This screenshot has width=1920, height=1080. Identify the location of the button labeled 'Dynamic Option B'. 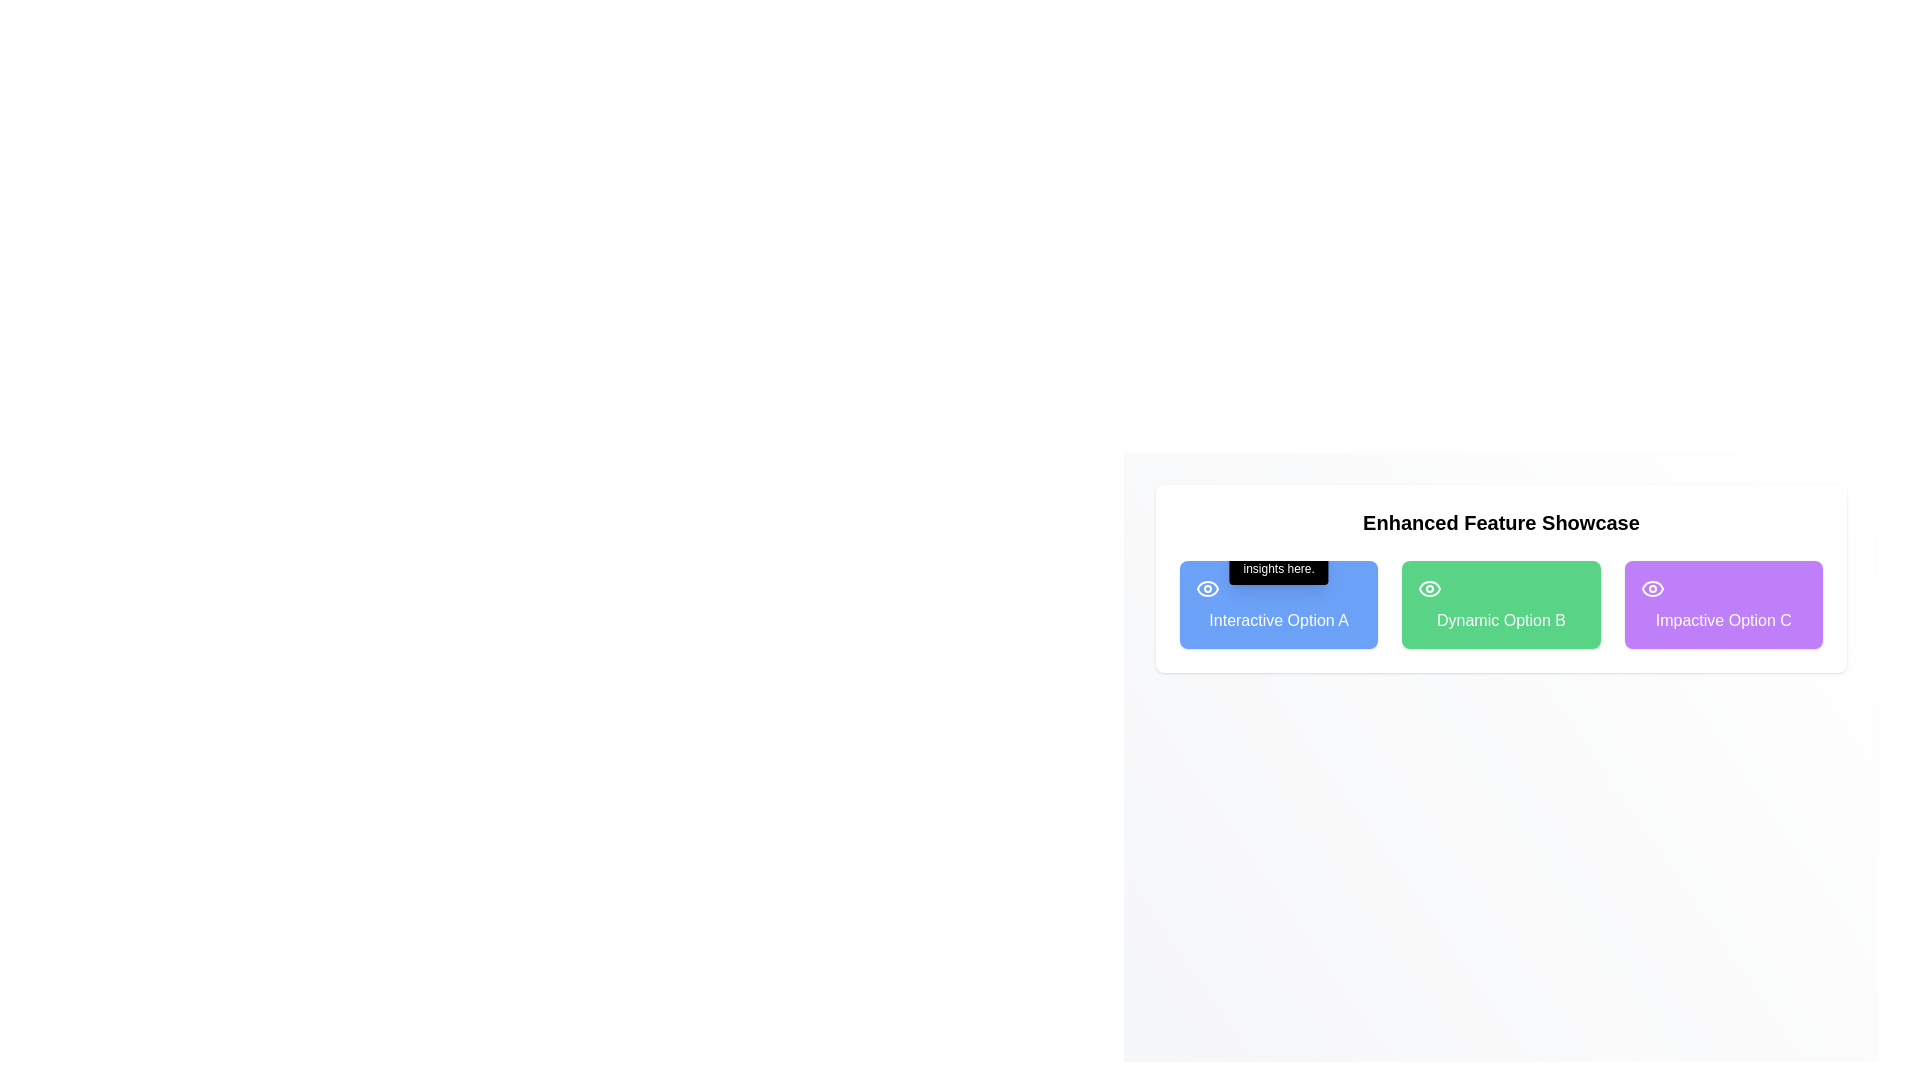
(1501, 578).